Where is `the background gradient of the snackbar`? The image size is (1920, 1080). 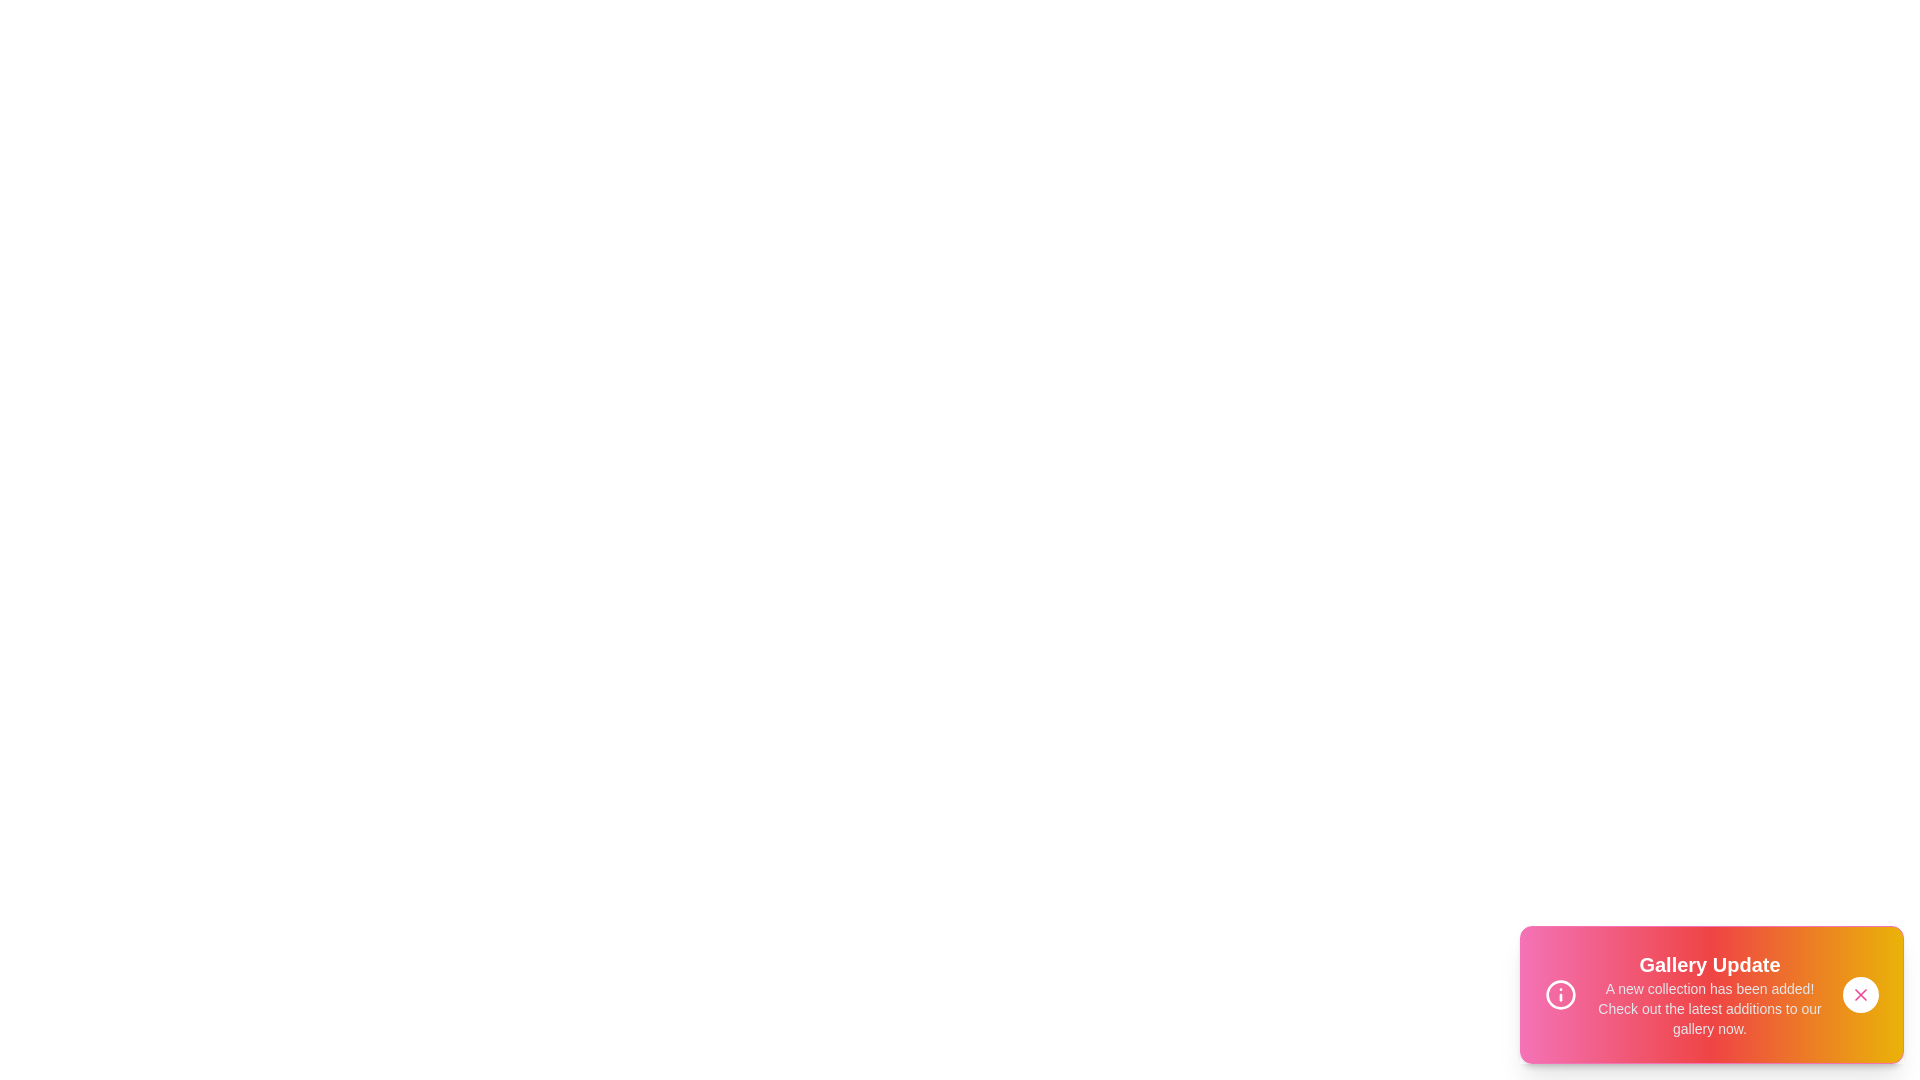
the background gradient of the snackbar is located at coordinates (1711, 995).